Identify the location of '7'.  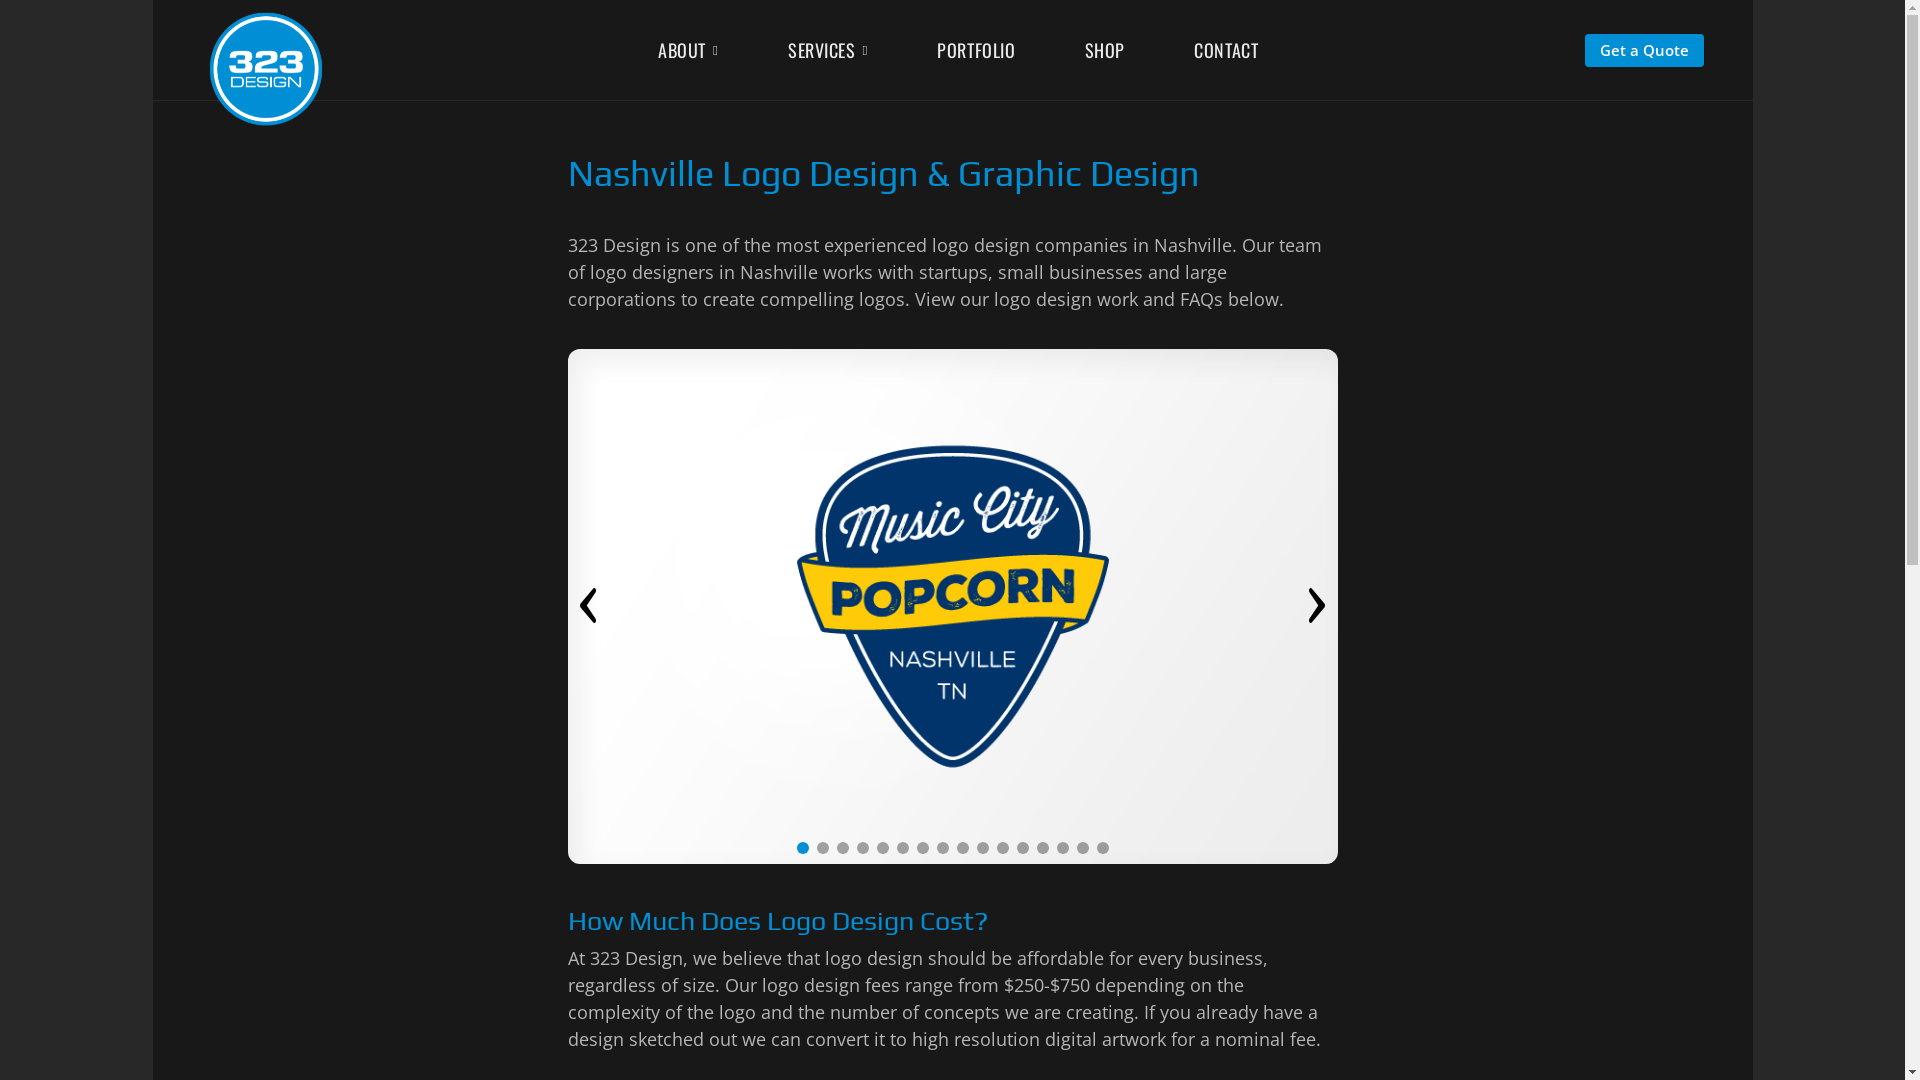
(915, 848).